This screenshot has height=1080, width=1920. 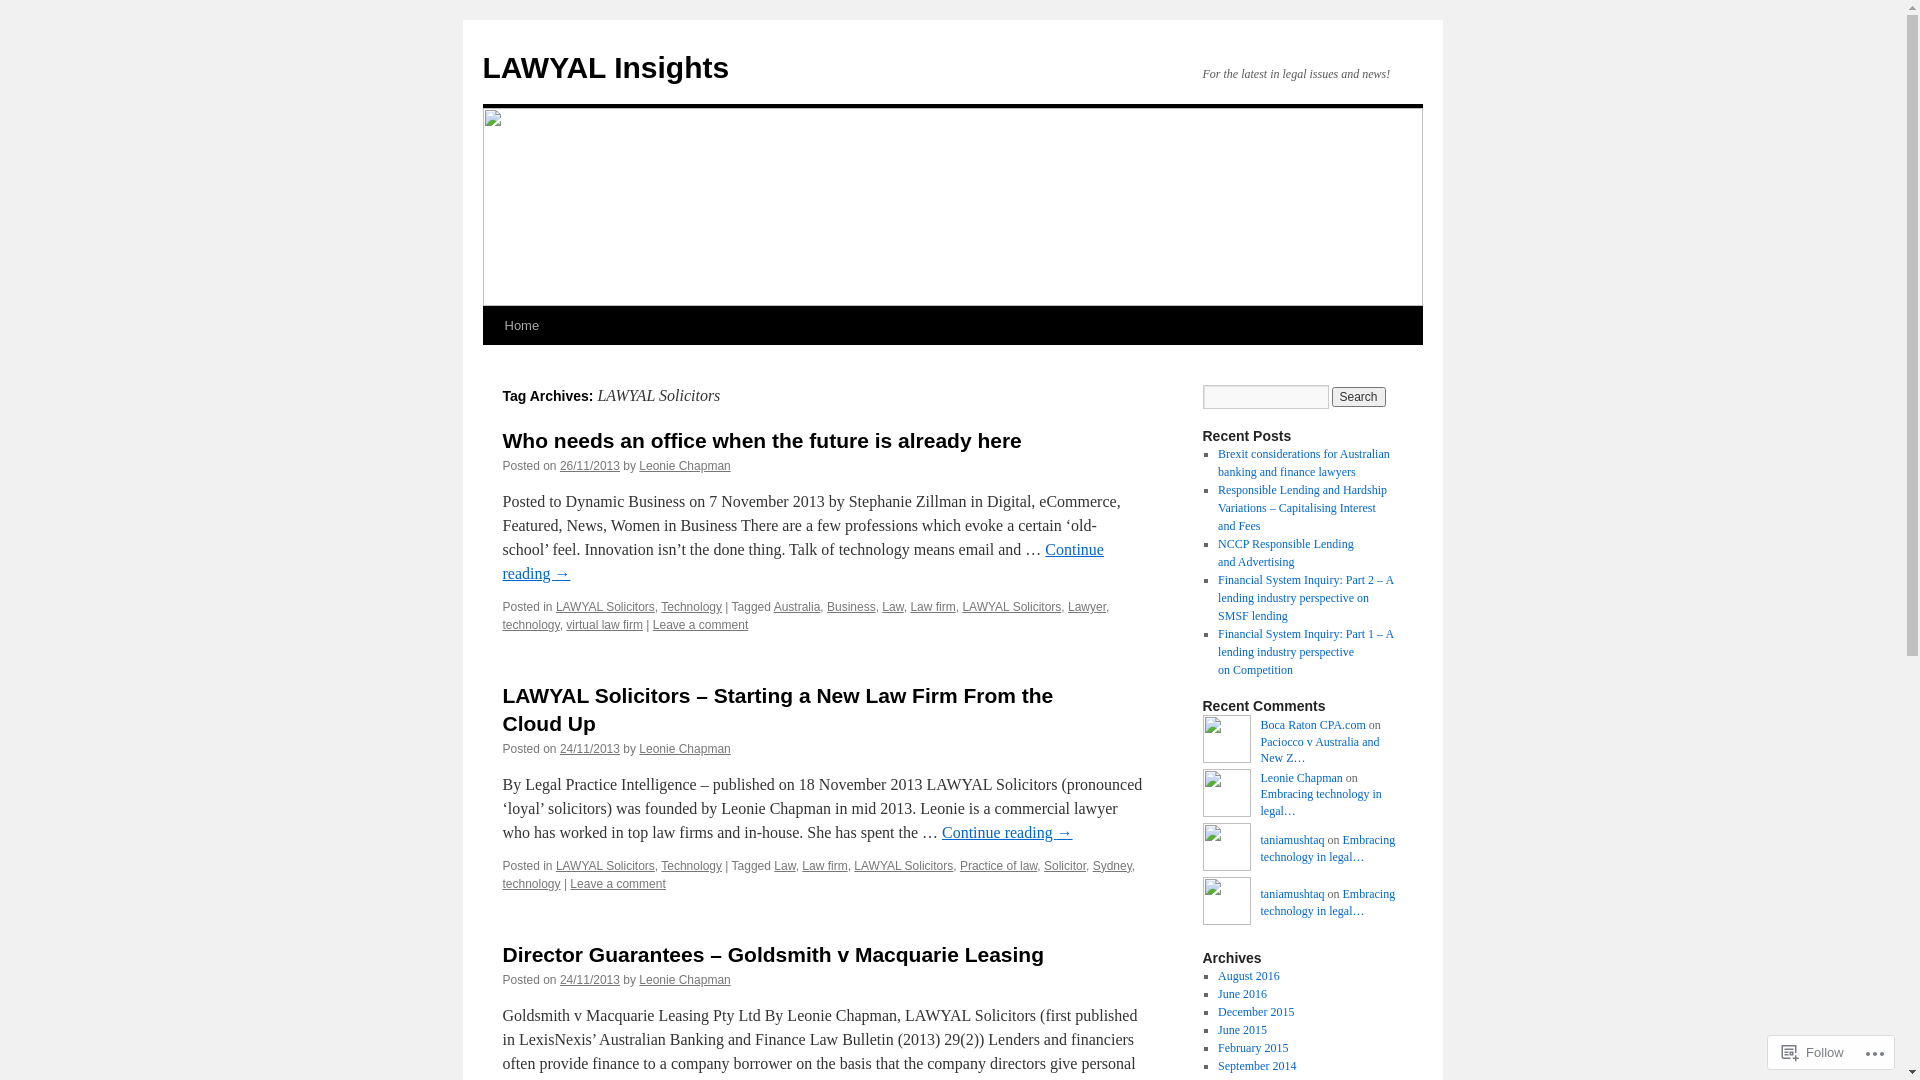 I want to click on 'Leonie Chapman', so click(x=684, y=466).